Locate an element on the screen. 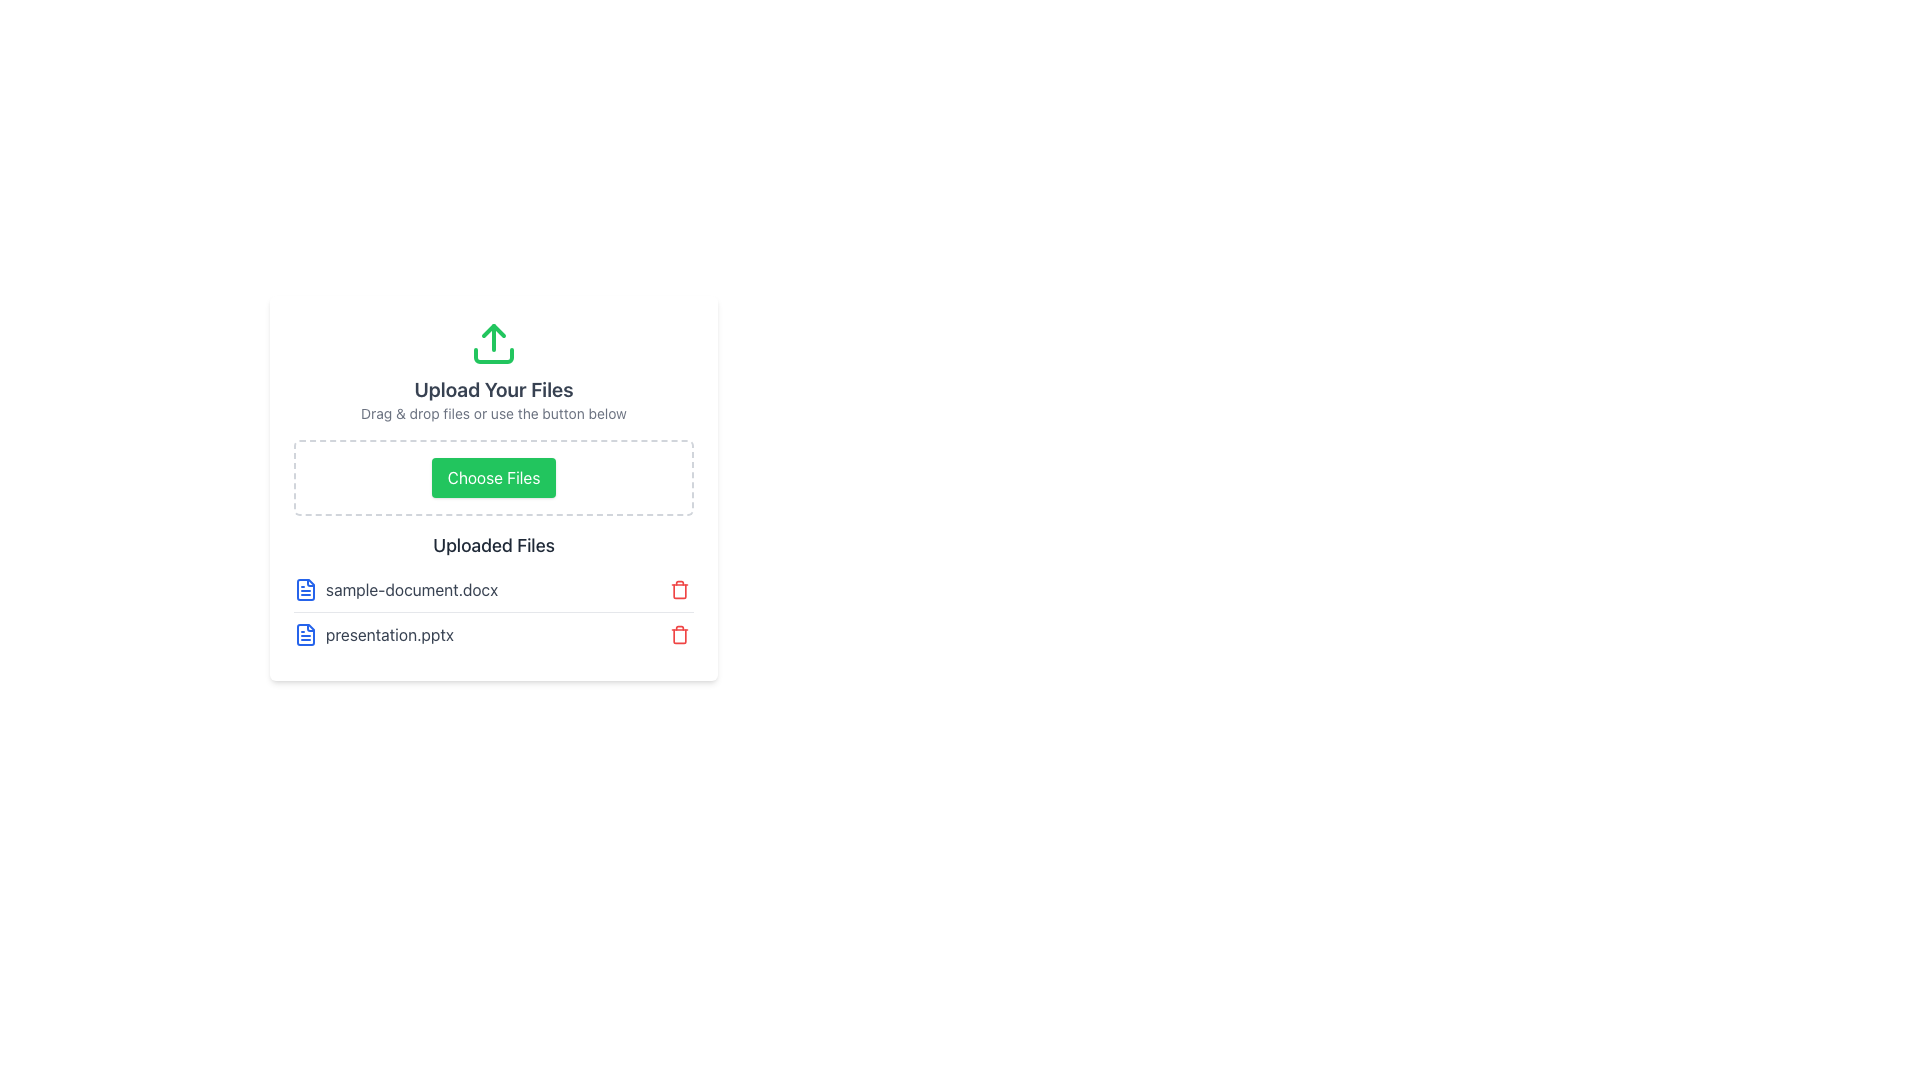  the file name 'presentation.pptx' is located at coordinates (494, 611).